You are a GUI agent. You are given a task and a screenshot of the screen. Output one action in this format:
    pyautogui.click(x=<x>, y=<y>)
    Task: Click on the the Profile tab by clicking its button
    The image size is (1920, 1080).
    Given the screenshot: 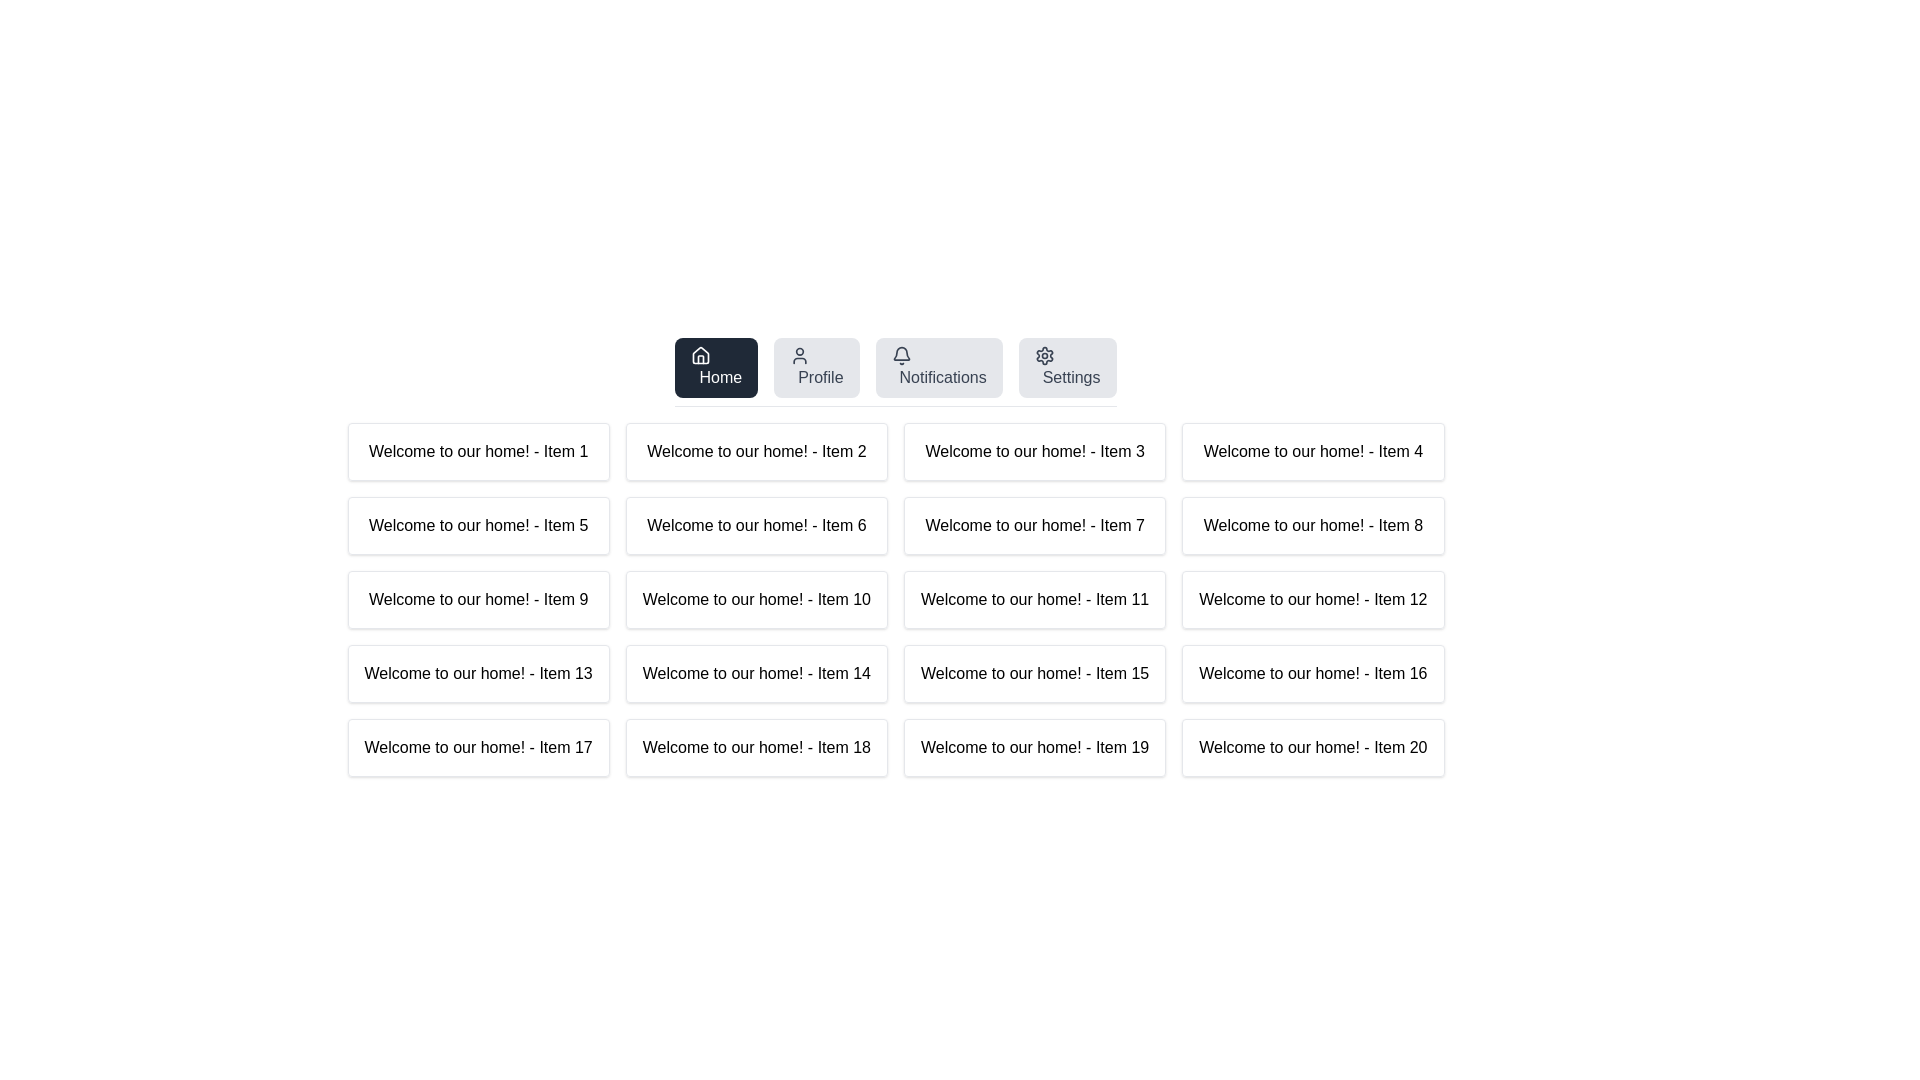 What is the action you would take?
    pyautogui.click(x=816, y=367)
    